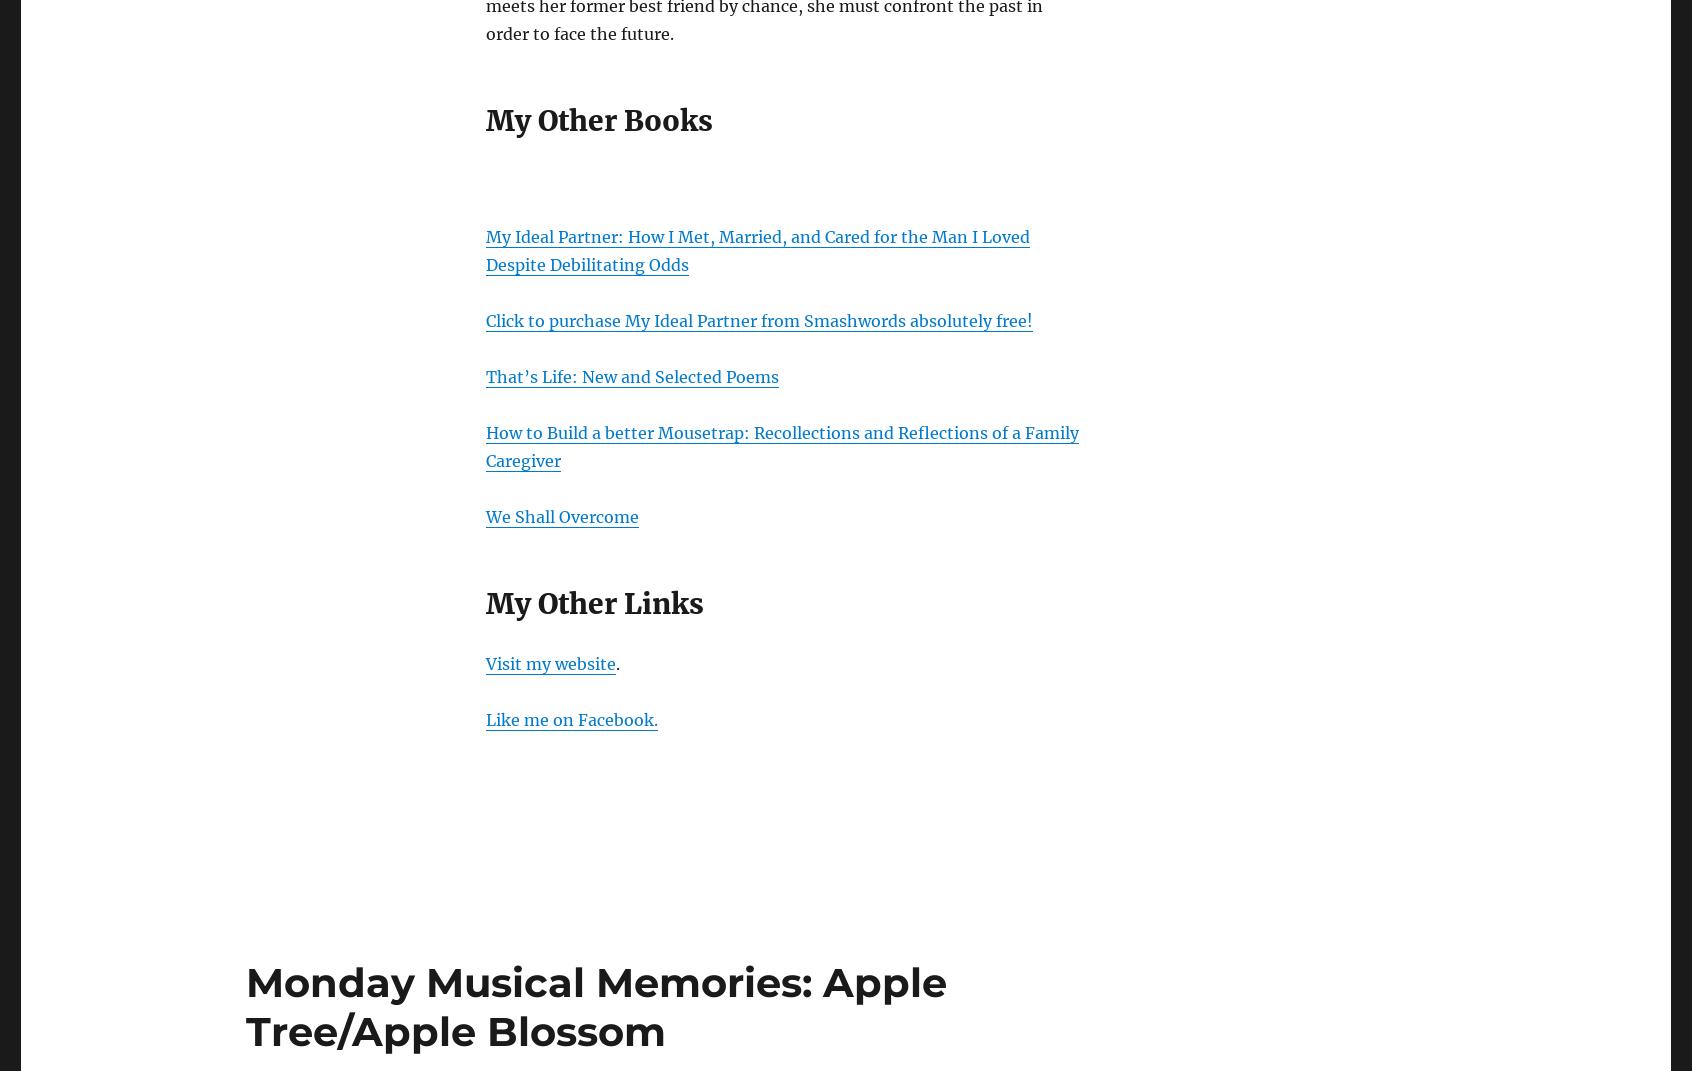 The height and width of the screenshot is (1071, 1692). I want to click on 'How to Build a better Mousetrap: Recollections and Reflections of a Family Caregiver', so click(782, 445).